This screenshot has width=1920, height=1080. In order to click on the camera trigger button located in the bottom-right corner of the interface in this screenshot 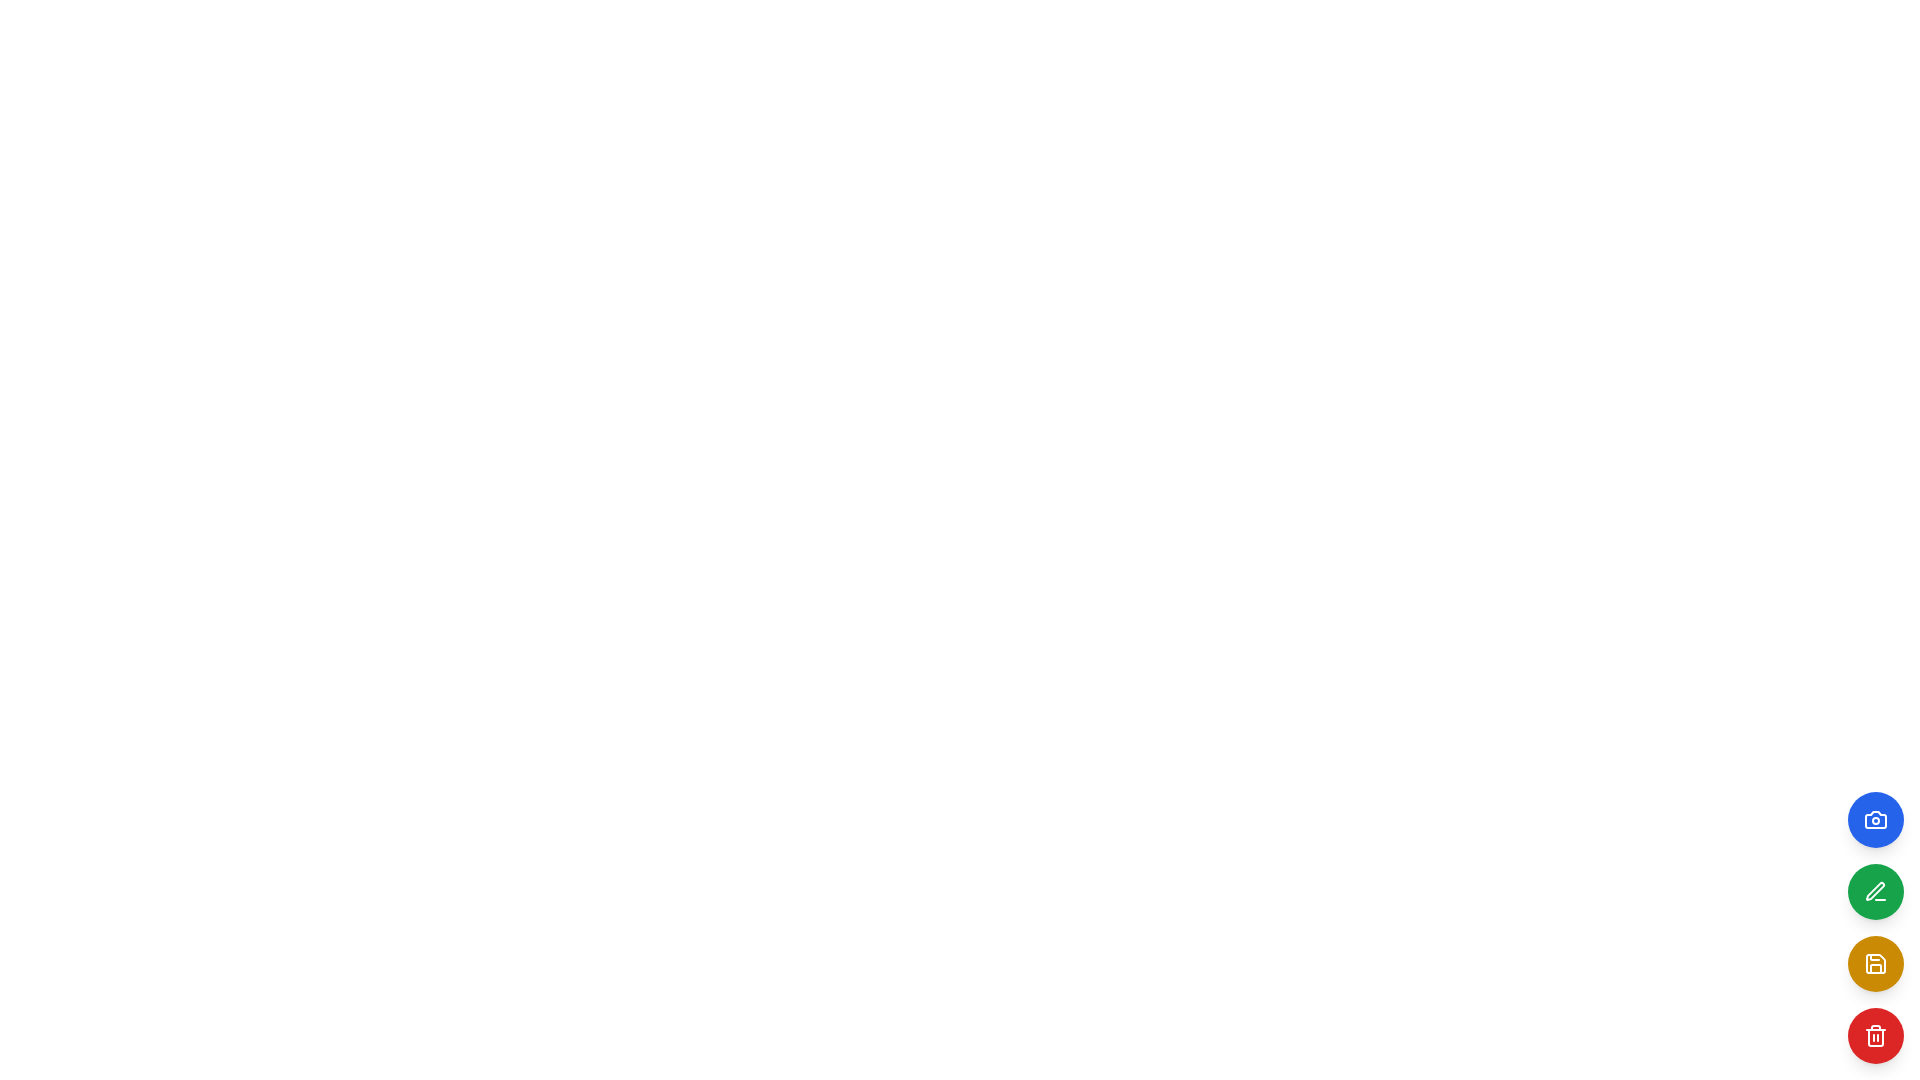, I will do `click(1875, 820)`.